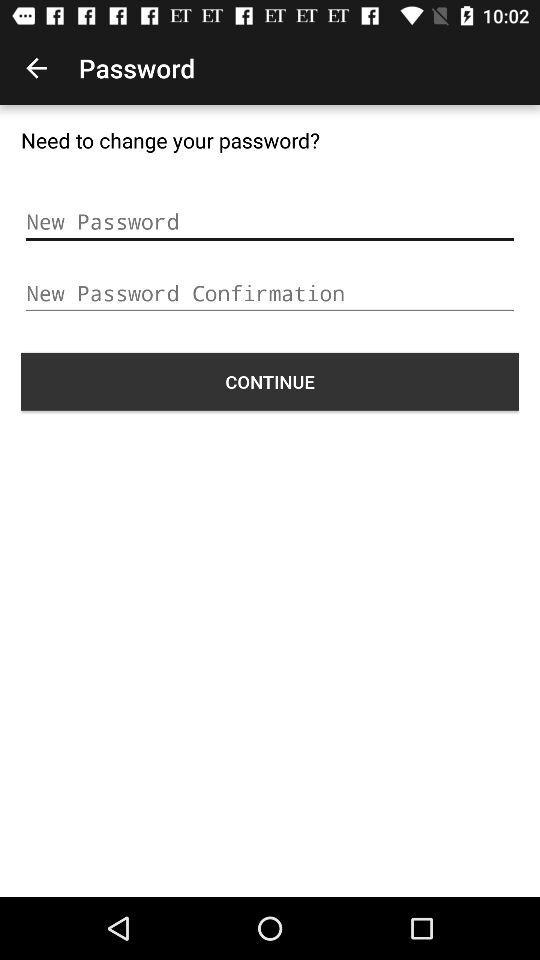  What do you see at coordinates (36, 68) in the screenshot?
I see `item above the need to change` at bounding box center [36, 68].